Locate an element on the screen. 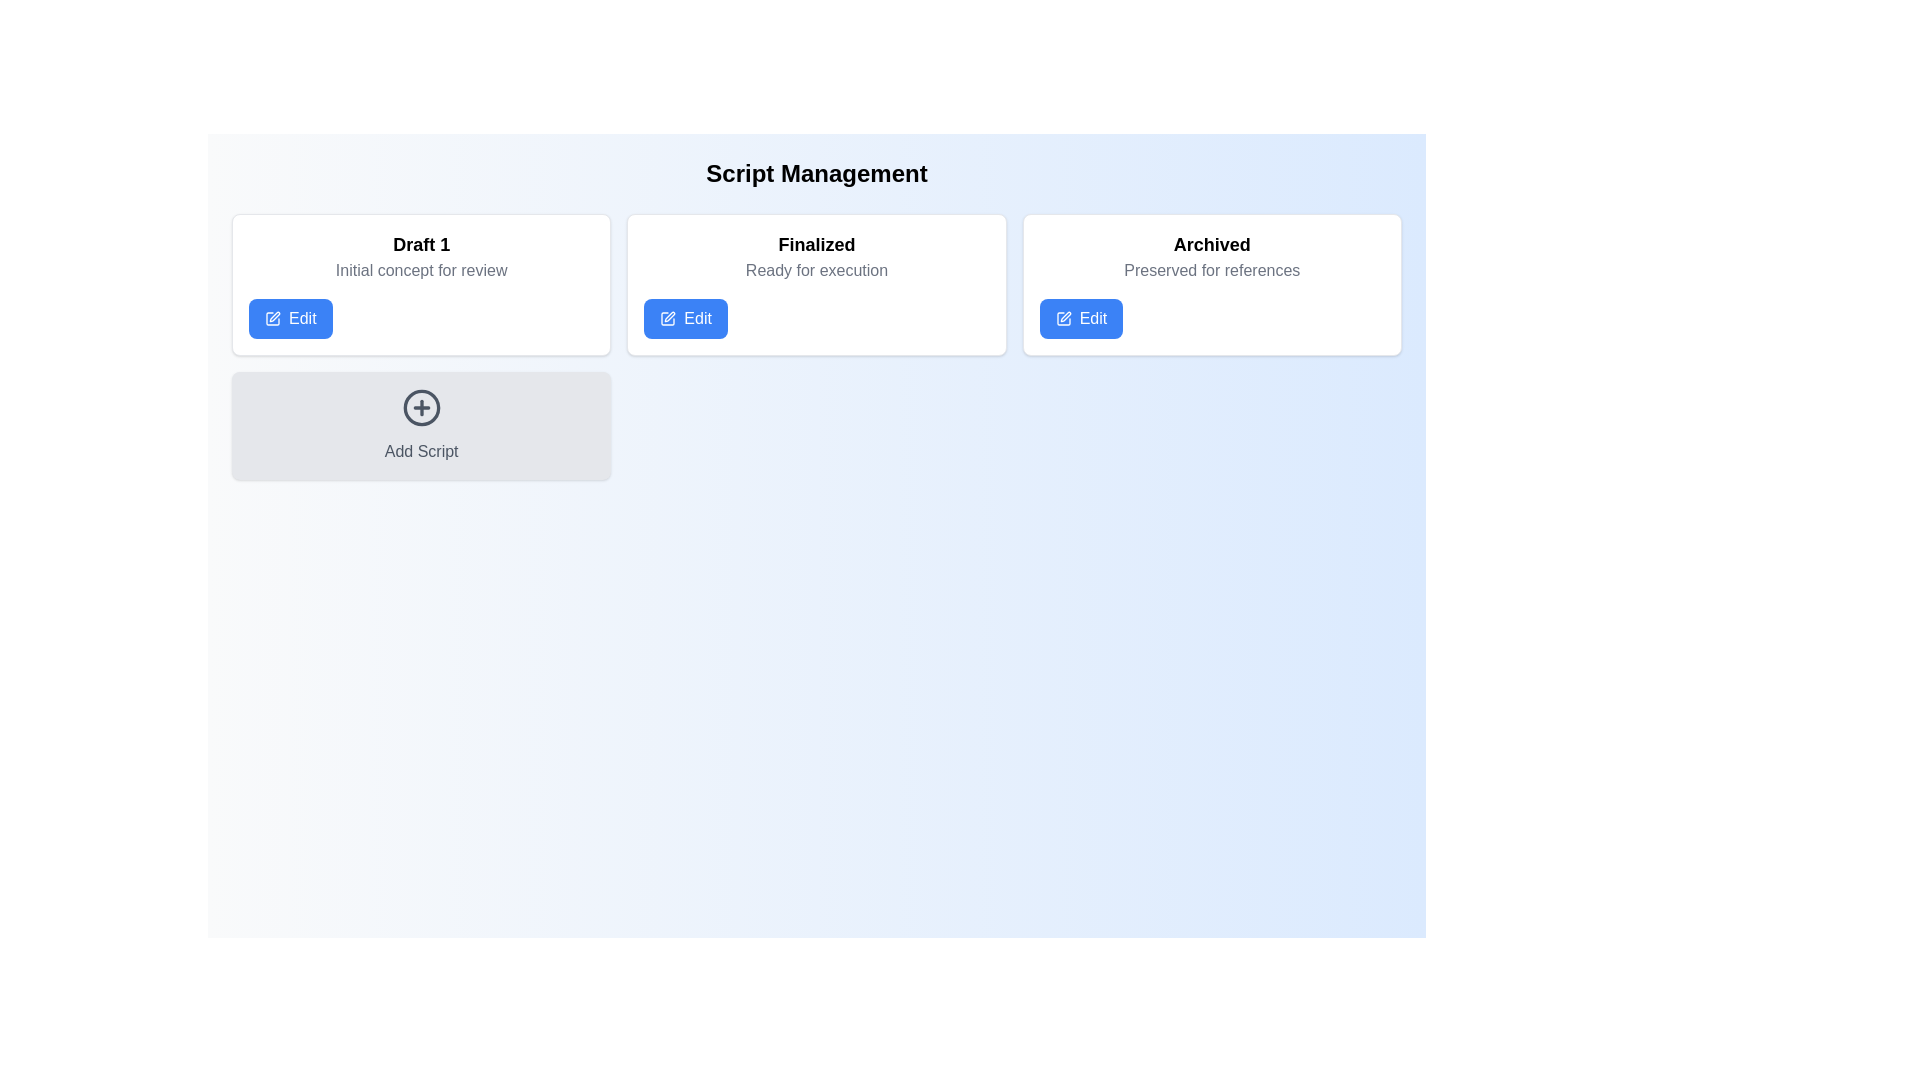 The width and height of the screenshot is (1920, 1080). information displayed on the card titled 'Archived', which contains a subtitle 'Preserved for references' and an 'Edit' button at the bottom-left corner is located at coordinates (1211, 285).